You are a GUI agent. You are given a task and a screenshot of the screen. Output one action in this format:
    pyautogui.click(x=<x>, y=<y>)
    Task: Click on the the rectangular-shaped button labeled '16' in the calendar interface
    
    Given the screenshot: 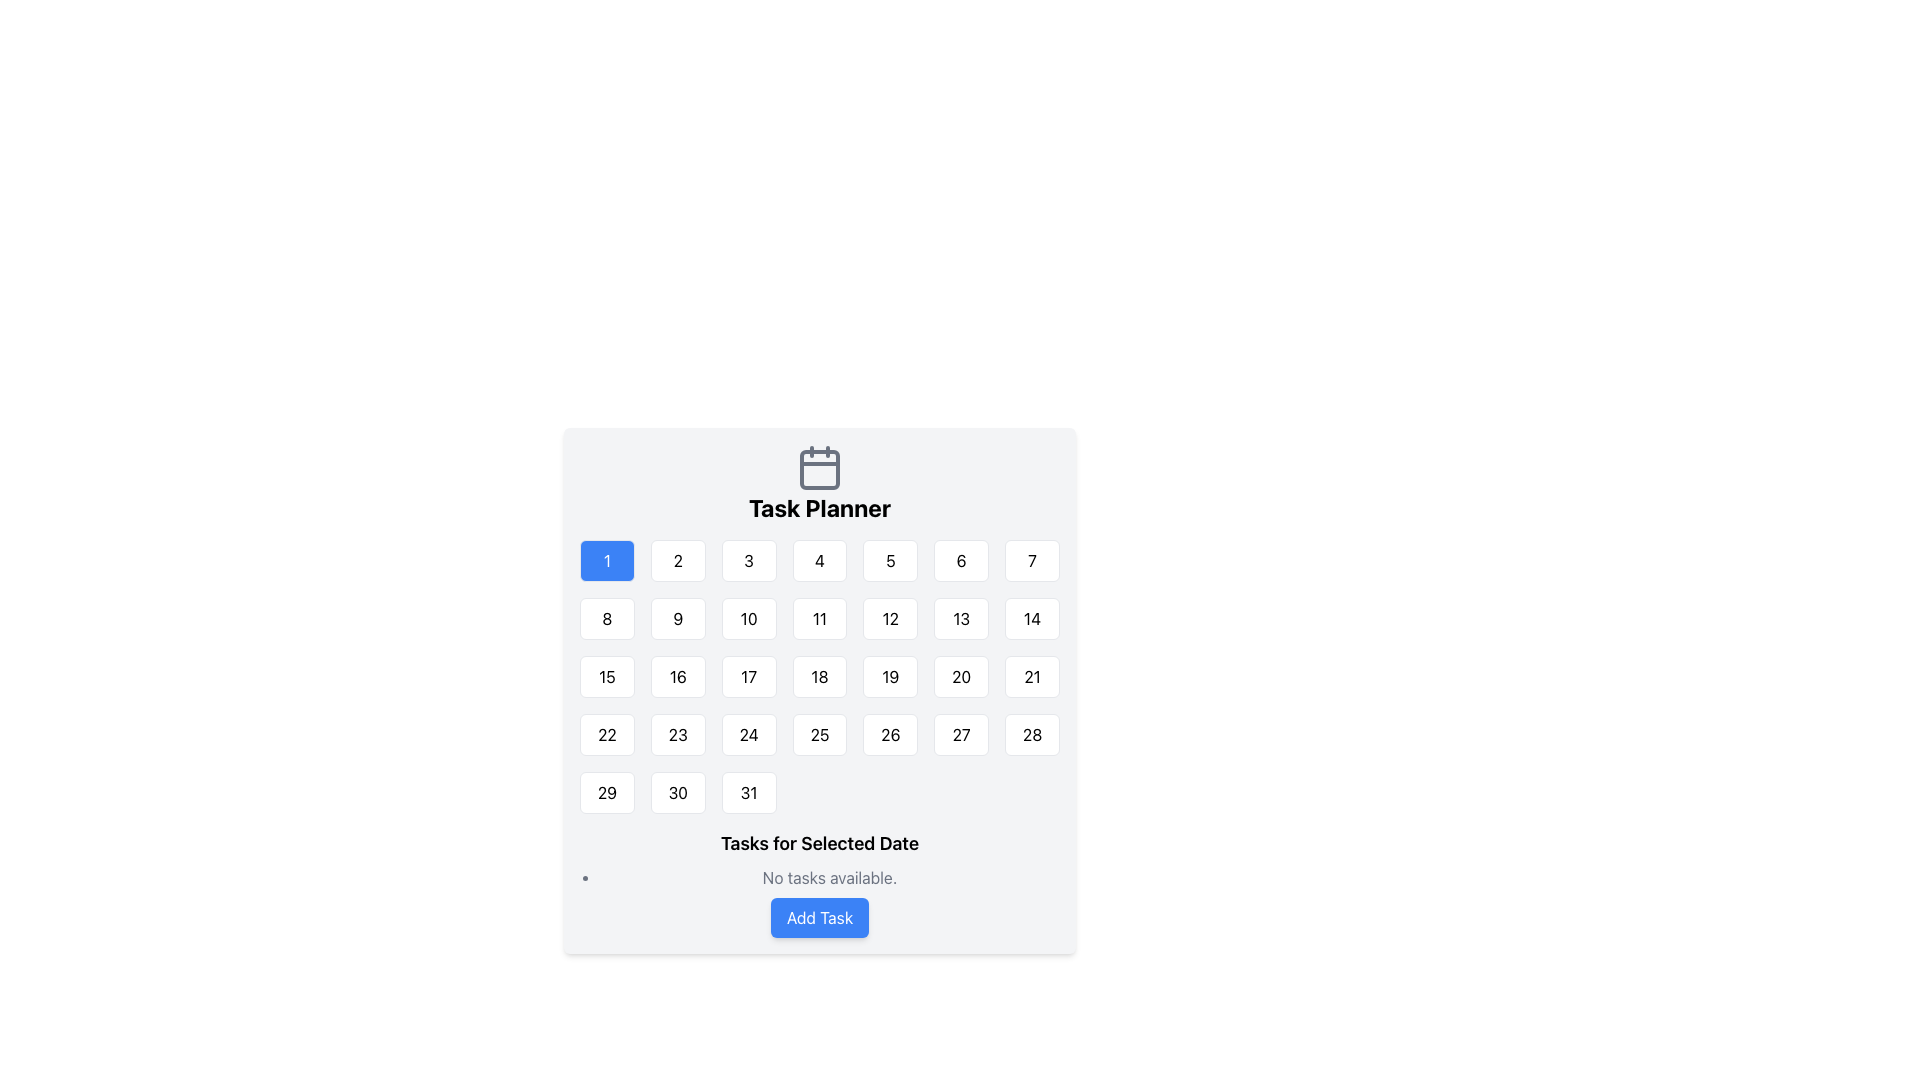 What is the action you would take?
    pyautogui.click(x=678, y=676)
    